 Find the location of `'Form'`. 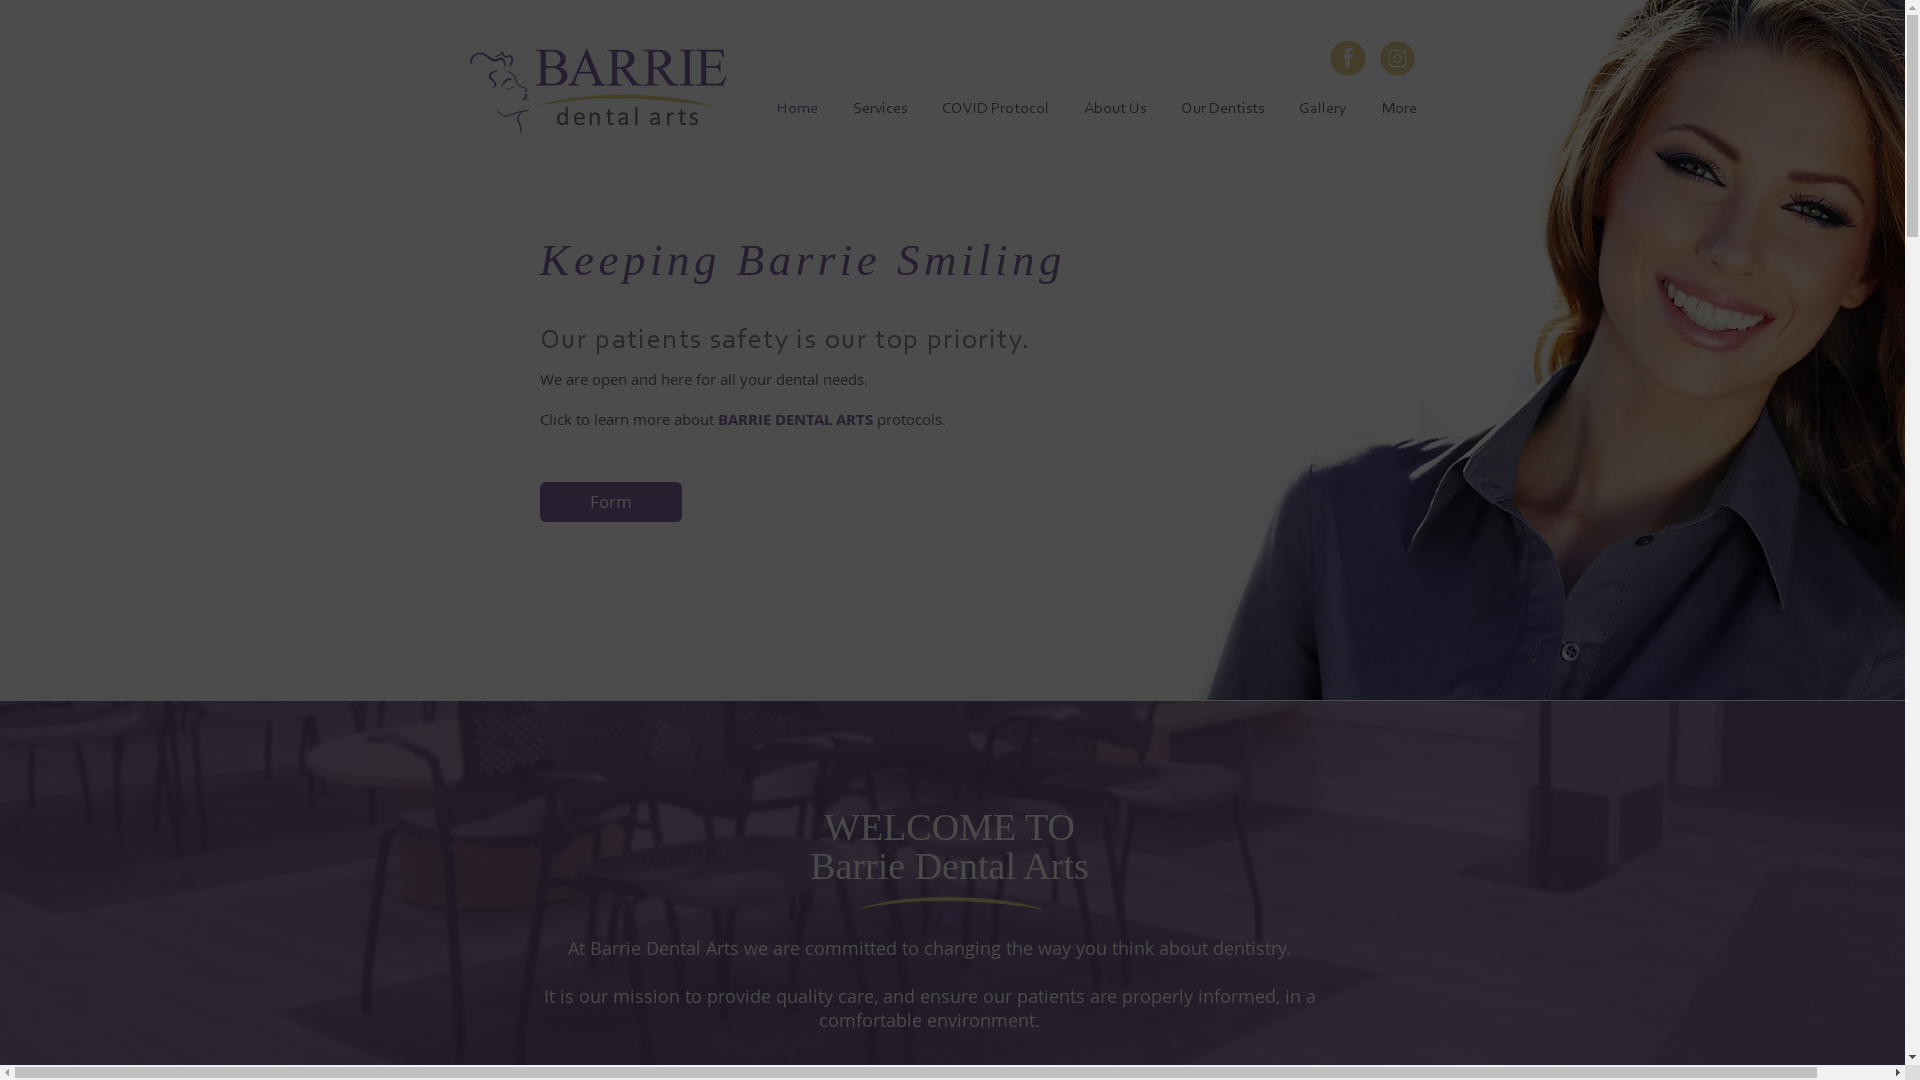

'Form' is located at coordinates (609, 500).